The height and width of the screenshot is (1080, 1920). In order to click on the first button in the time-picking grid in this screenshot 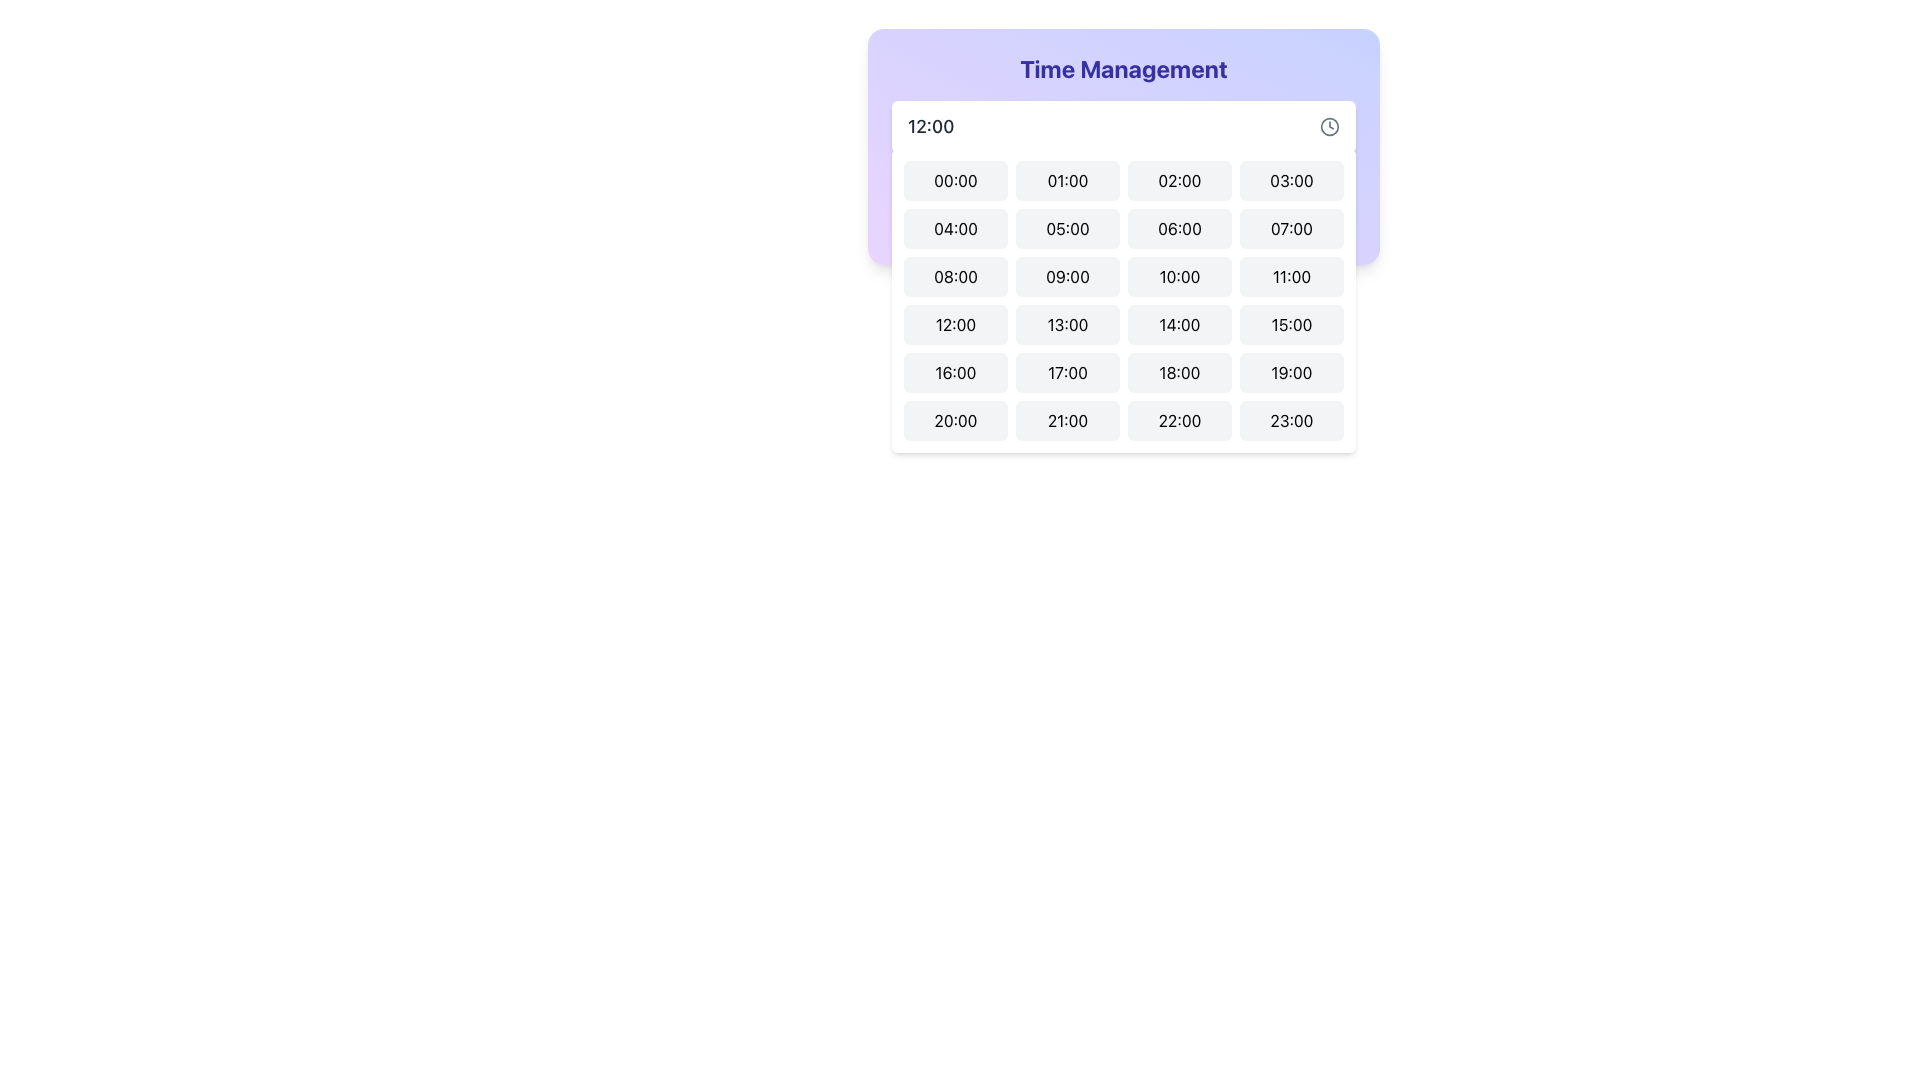, I will do `click(954, 181)`.